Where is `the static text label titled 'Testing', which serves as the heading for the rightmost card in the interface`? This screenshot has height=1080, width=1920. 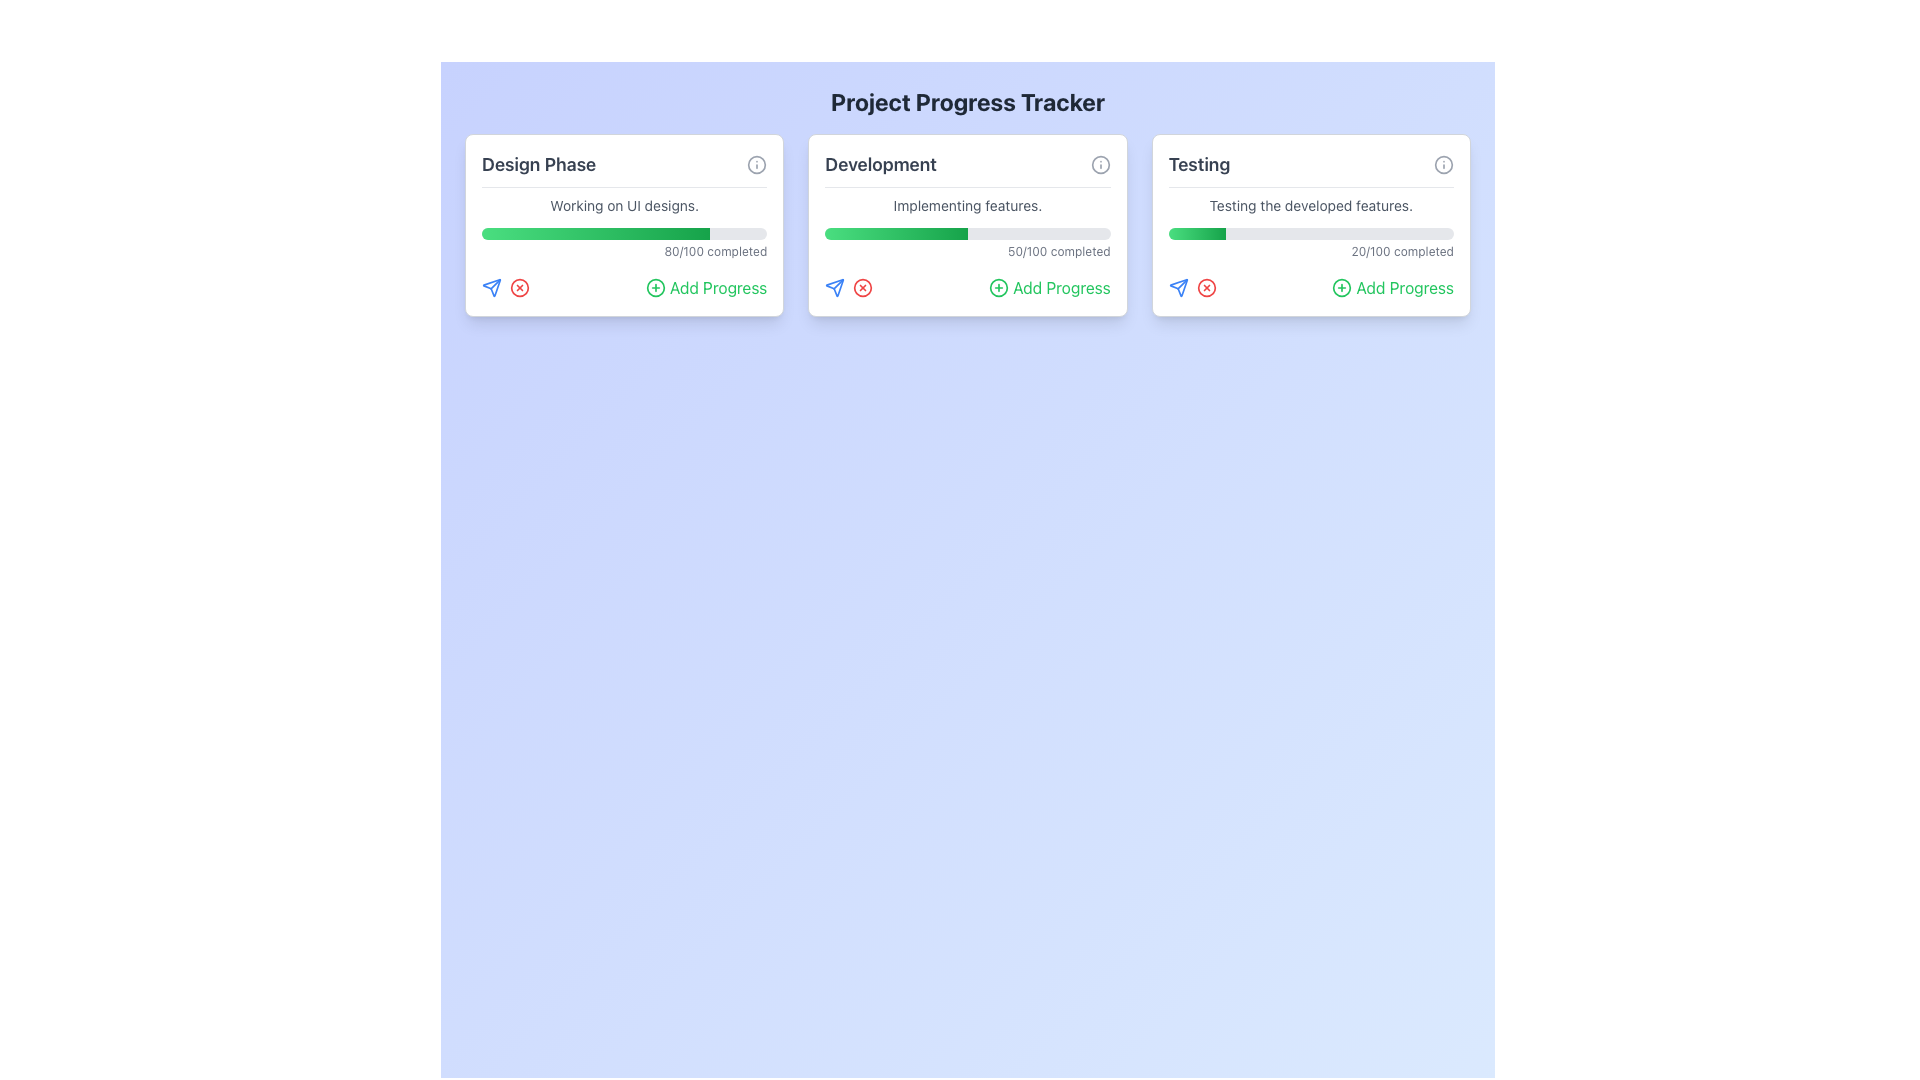 the static text label titled 'Testing', which serves as the heading for the rightmost card in the interface is located at coordinates (1199, 164).